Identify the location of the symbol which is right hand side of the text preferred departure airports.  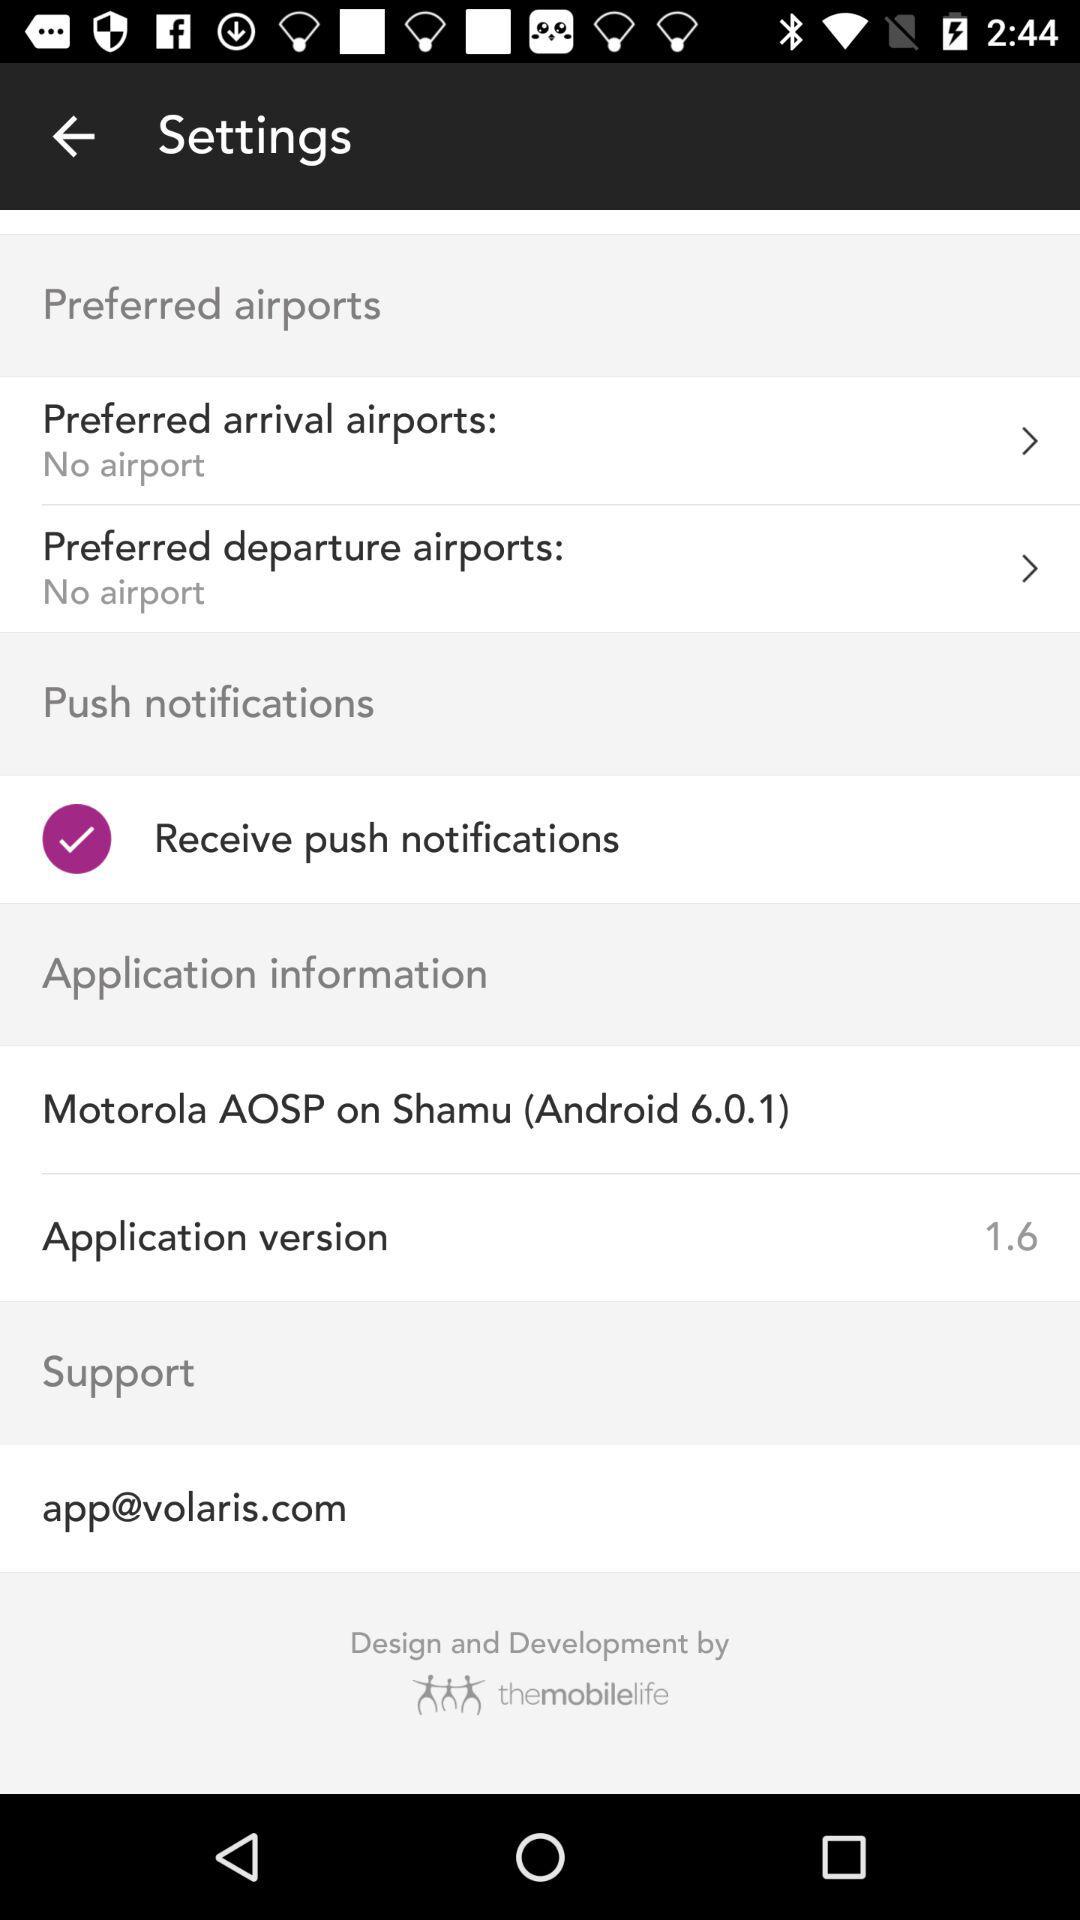
(1049, 568).